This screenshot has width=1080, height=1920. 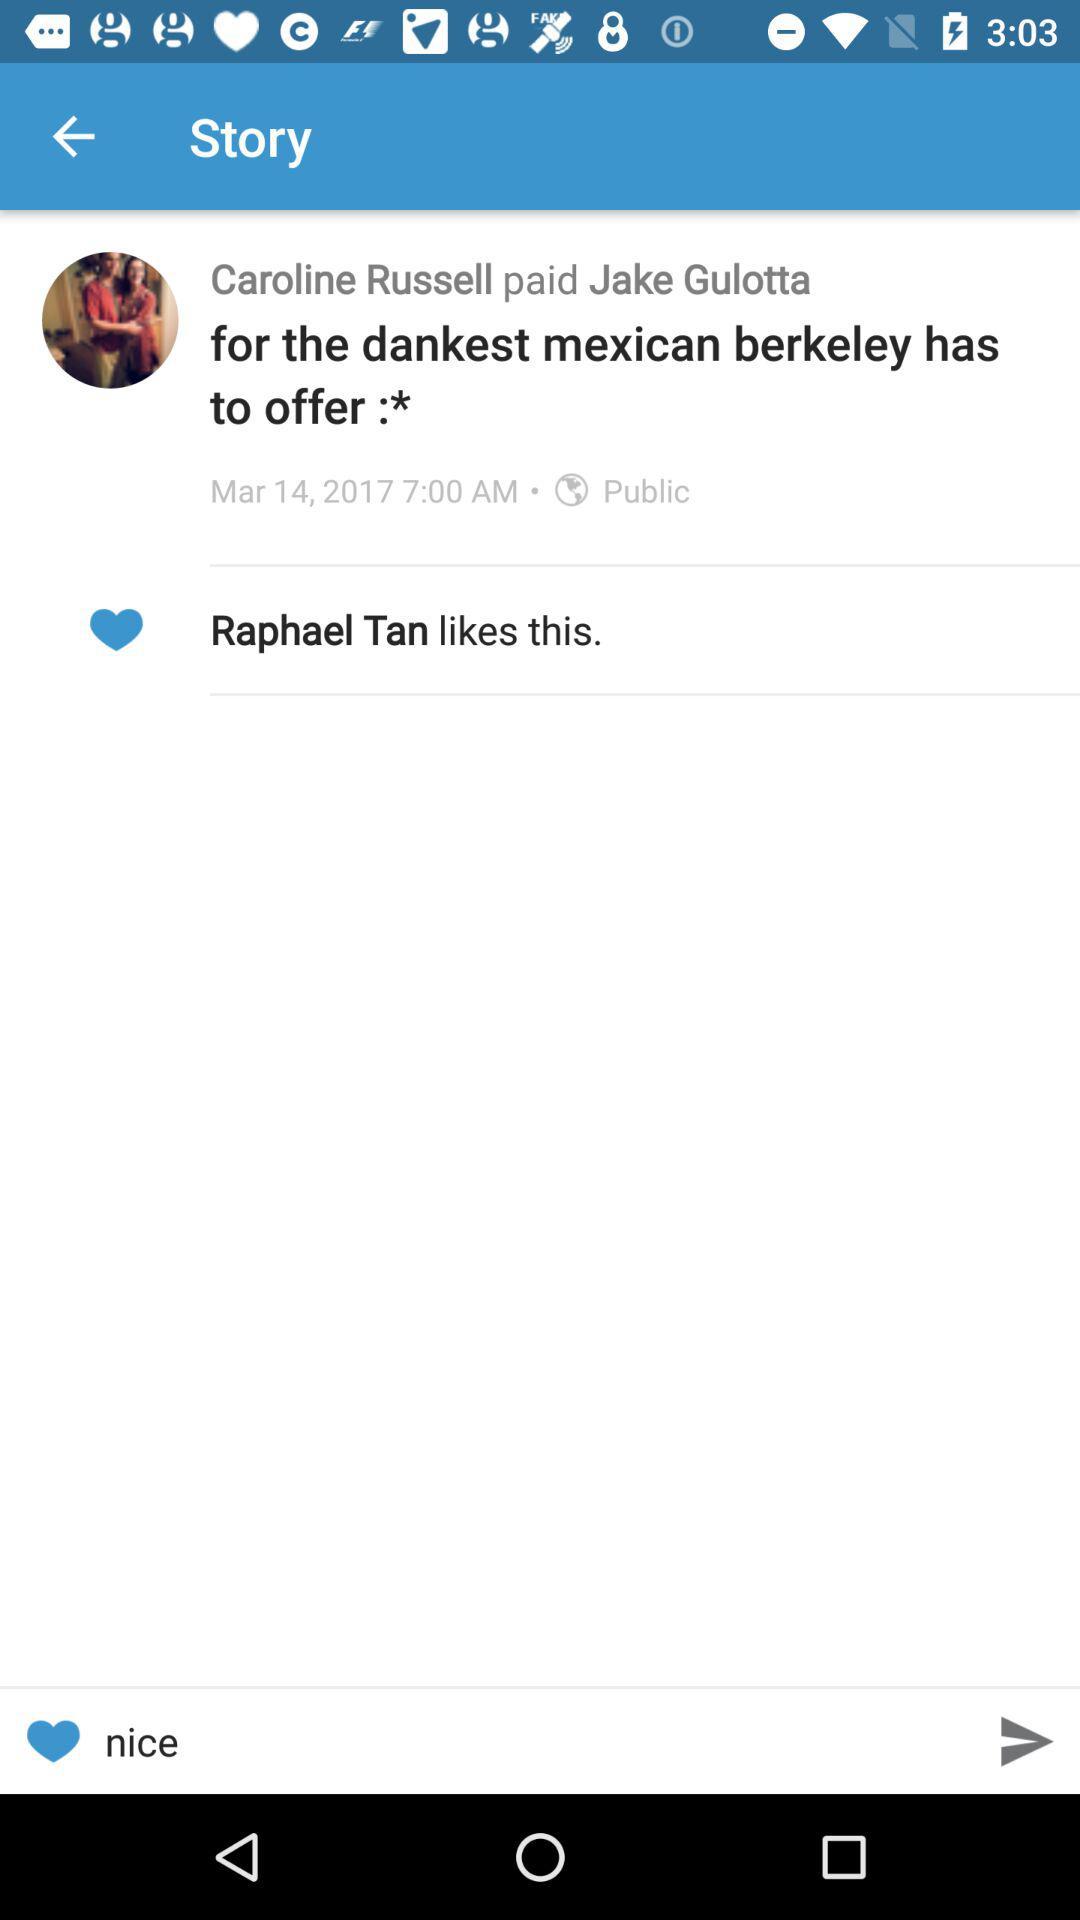 What do you see at coordinates (51, 1740) in the screenshot?
I see `item to the left of nice` at bounding box center [51, 1740].